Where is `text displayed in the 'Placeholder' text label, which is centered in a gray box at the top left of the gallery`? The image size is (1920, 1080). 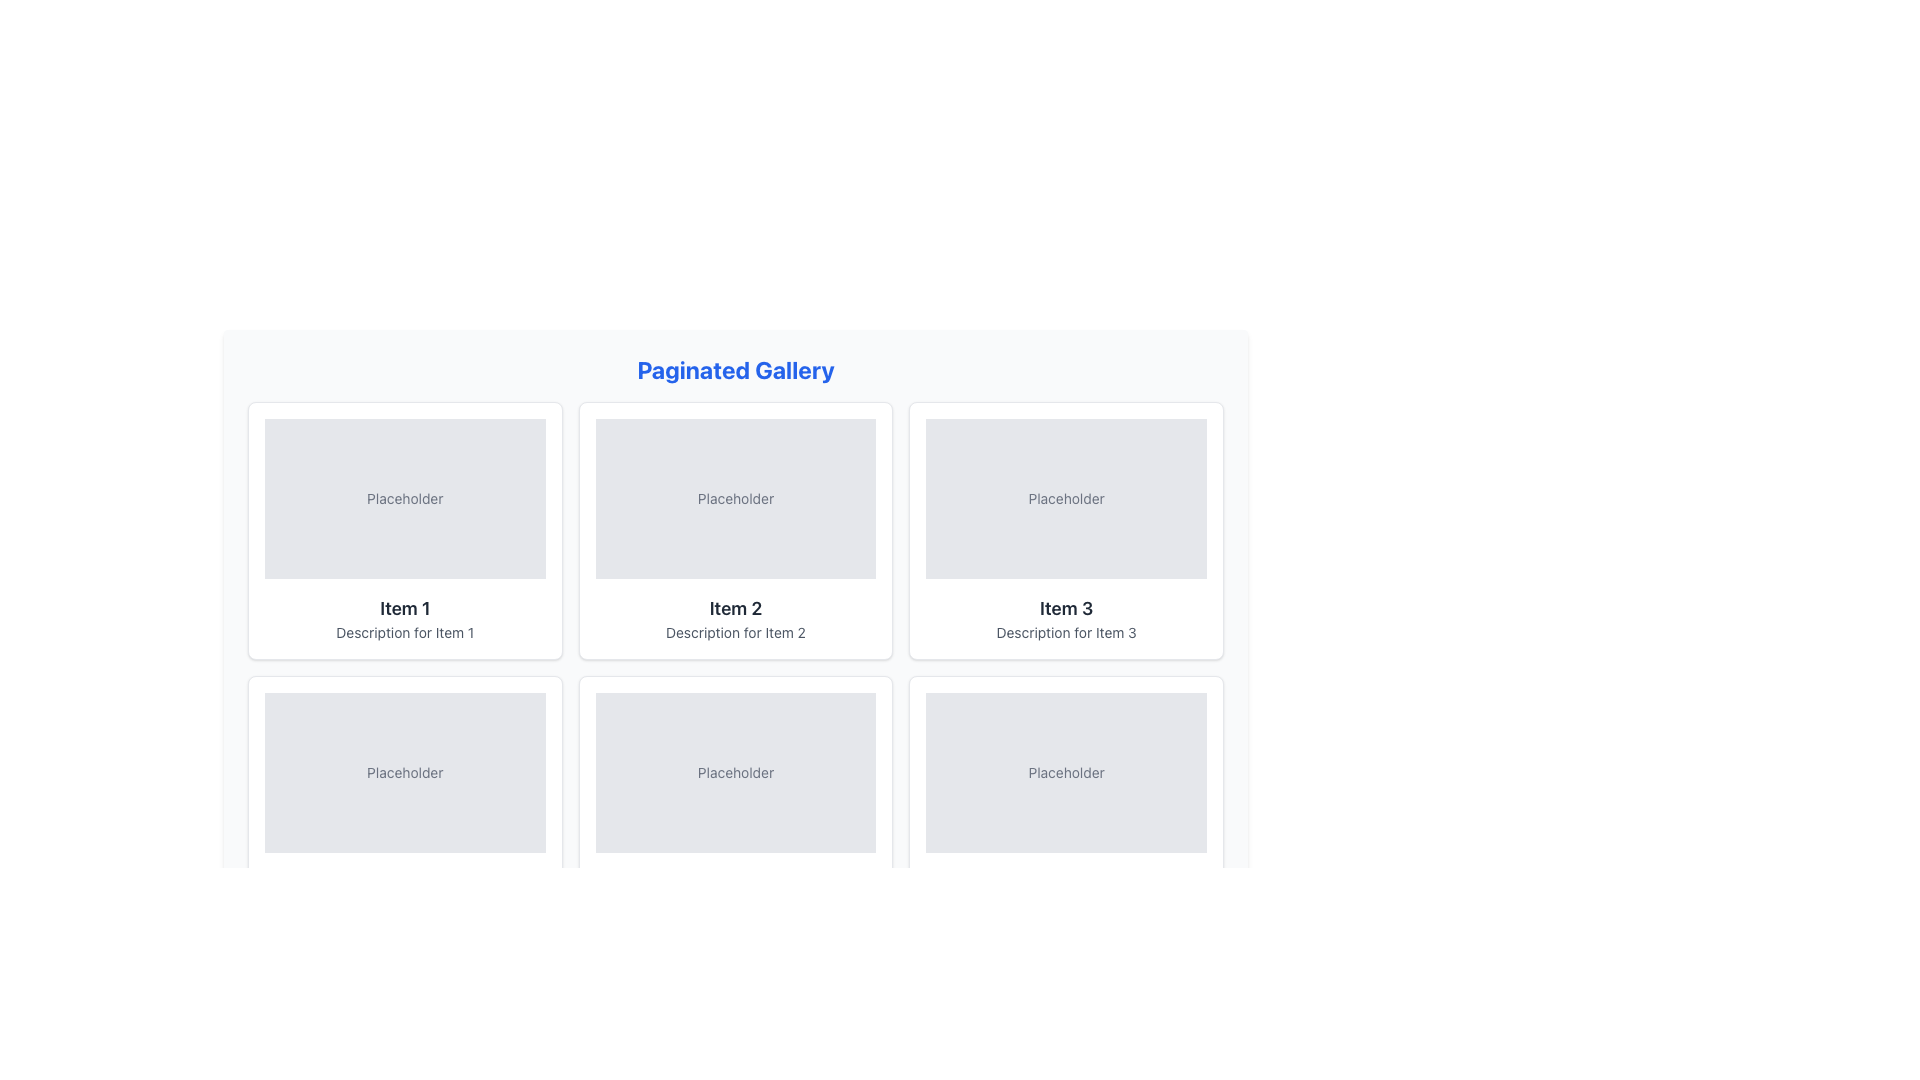
text displayed in the 'Placeholder' text label, which is centered in a gray box at the top left of the gallery is located at coordinates (404, 497).